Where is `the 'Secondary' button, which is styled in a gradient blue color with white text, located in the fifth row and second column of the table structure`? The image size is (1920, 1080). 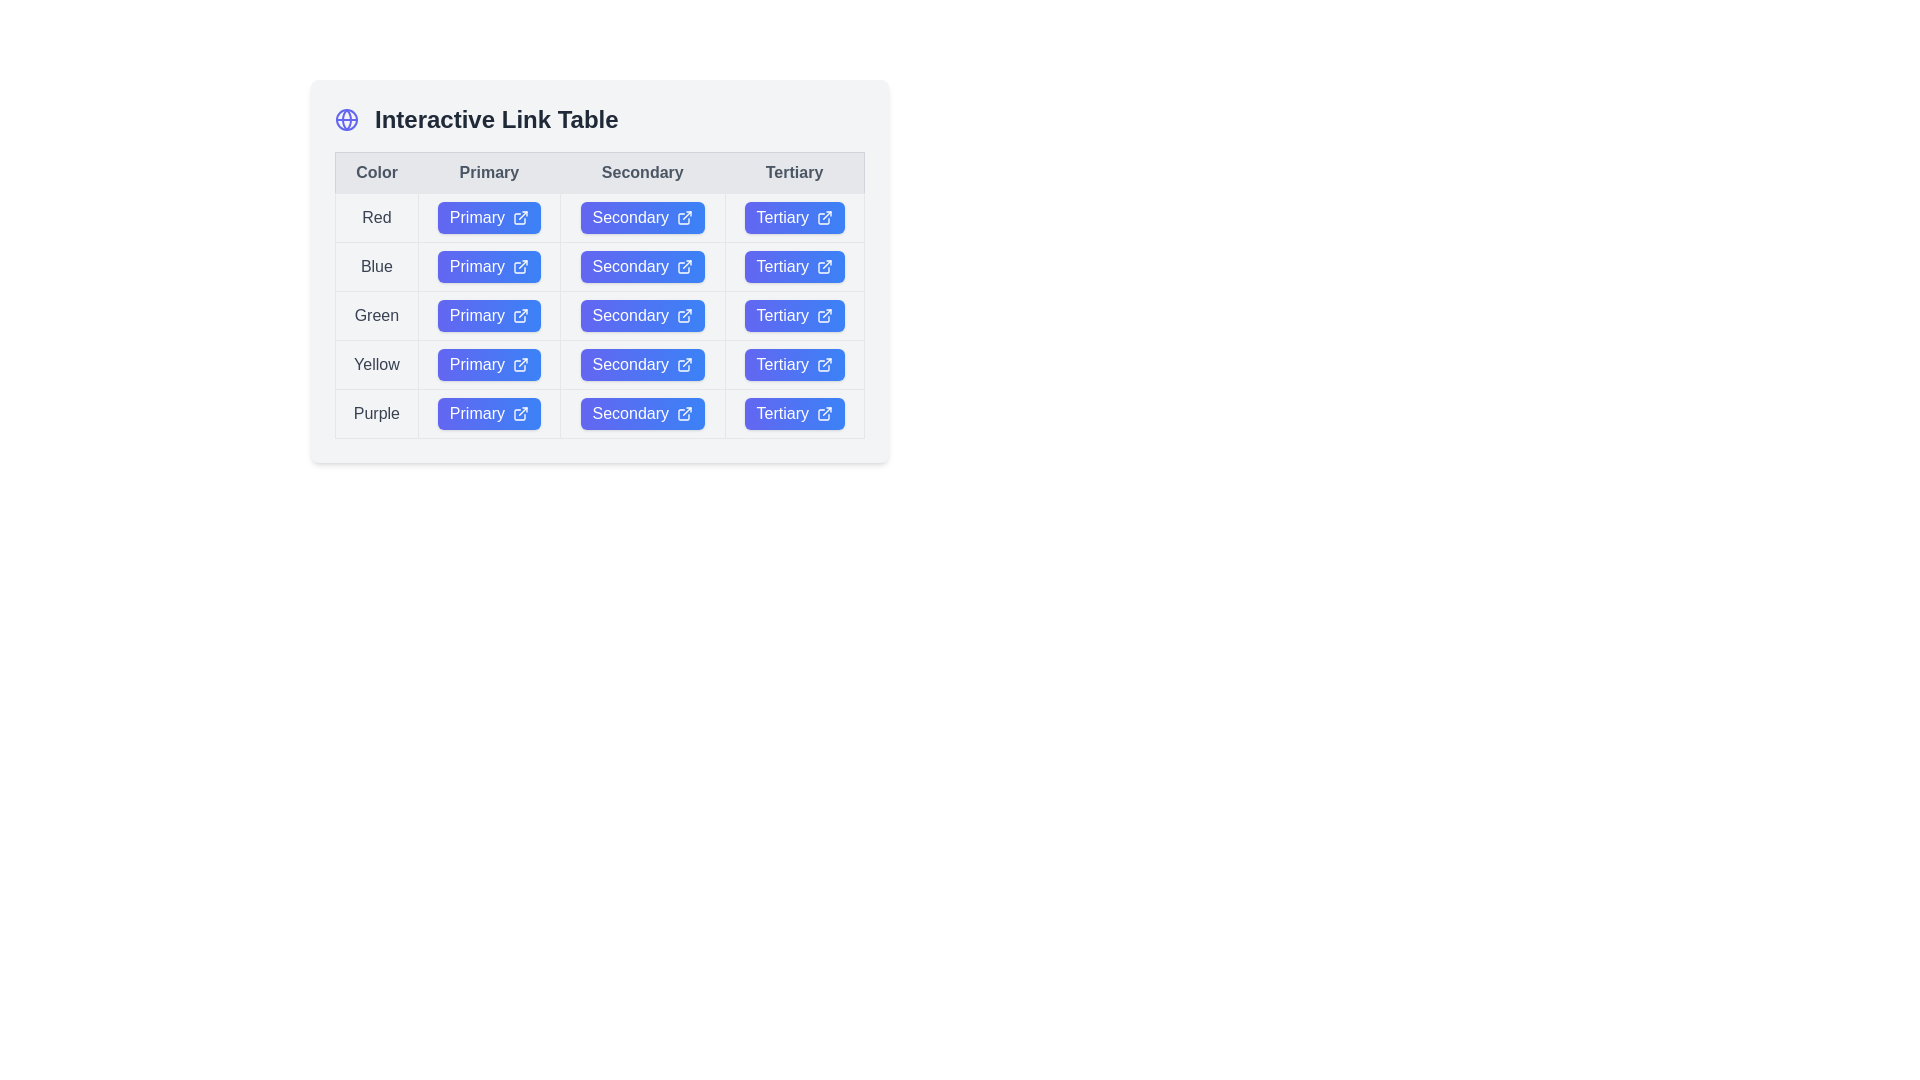 the 'Secondary' button, which is styled in a gradient blue color with white text, located in the fifth row and second column of the table structure is located at coordinates (599, 412).